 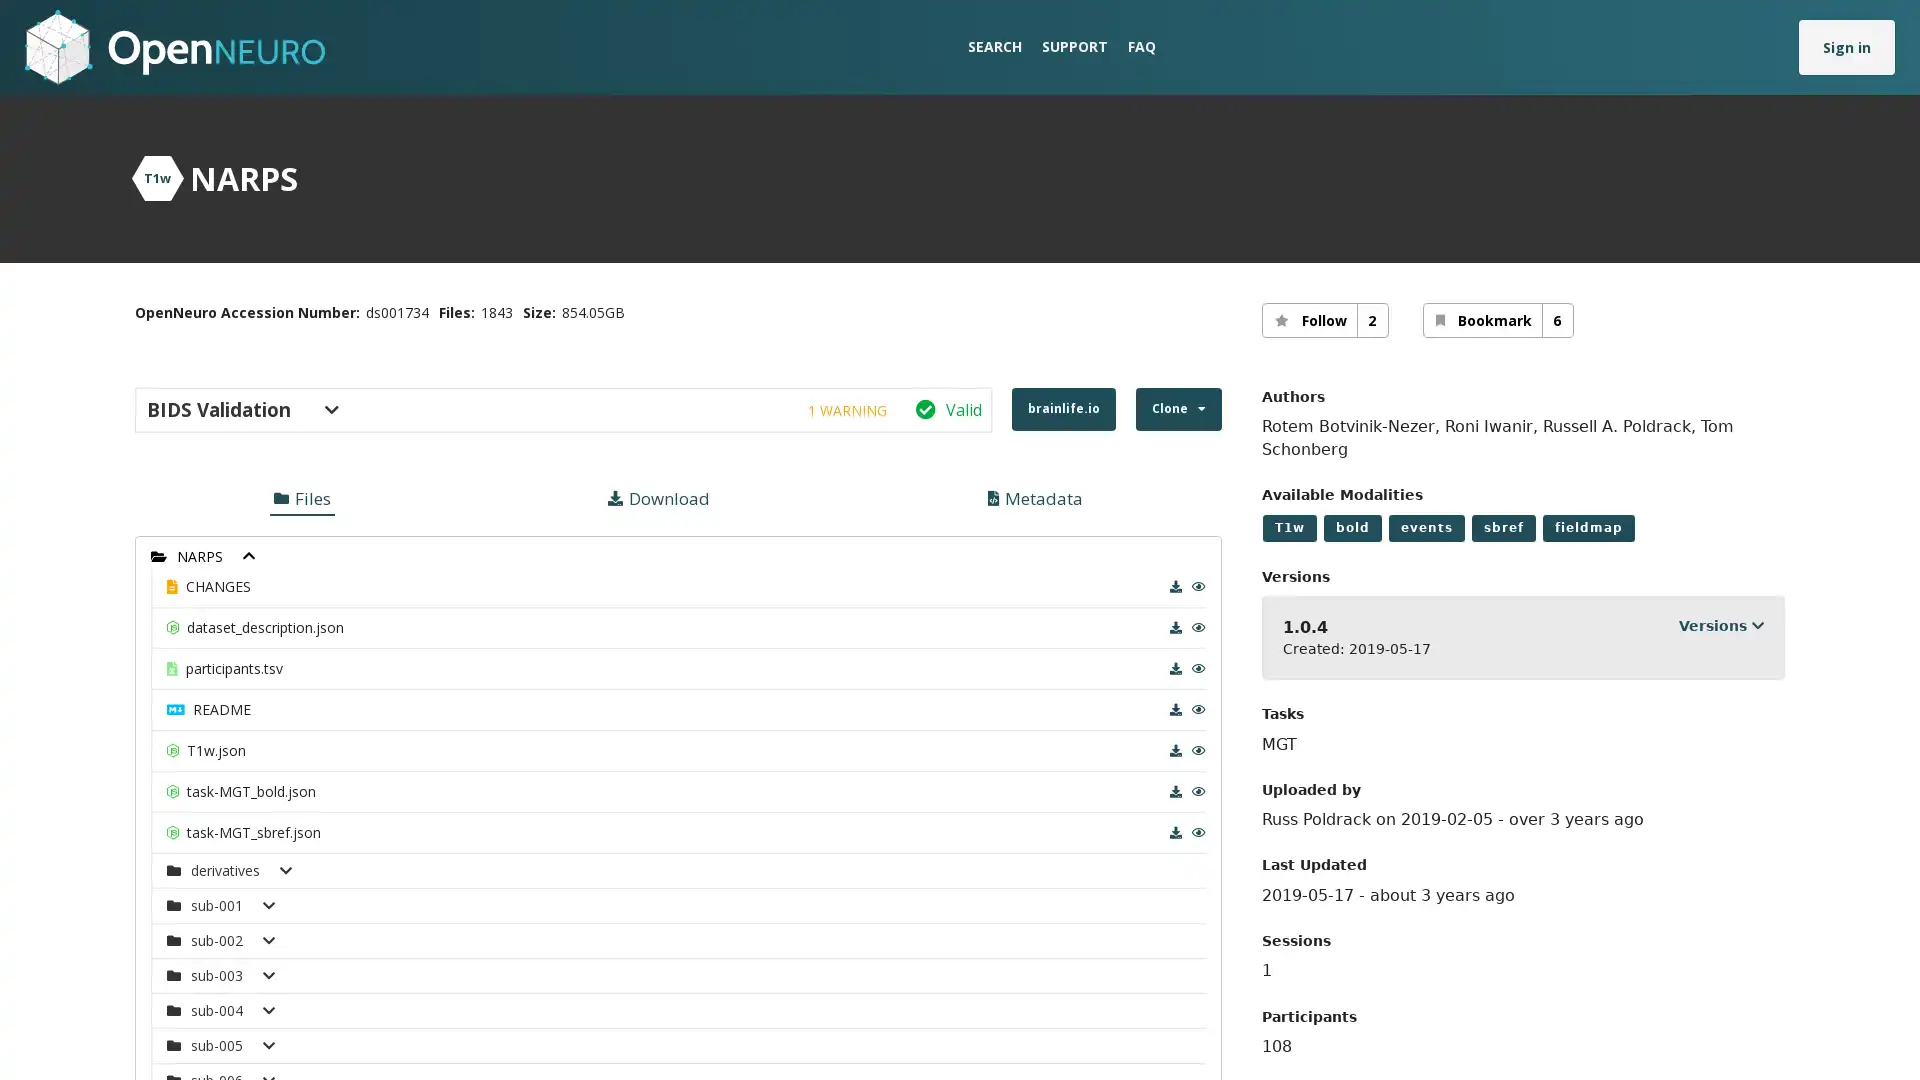 What do you see at coordinates (845, 579) in the screenshot?
I see `copy git hash` at bounding box center [845, 579].